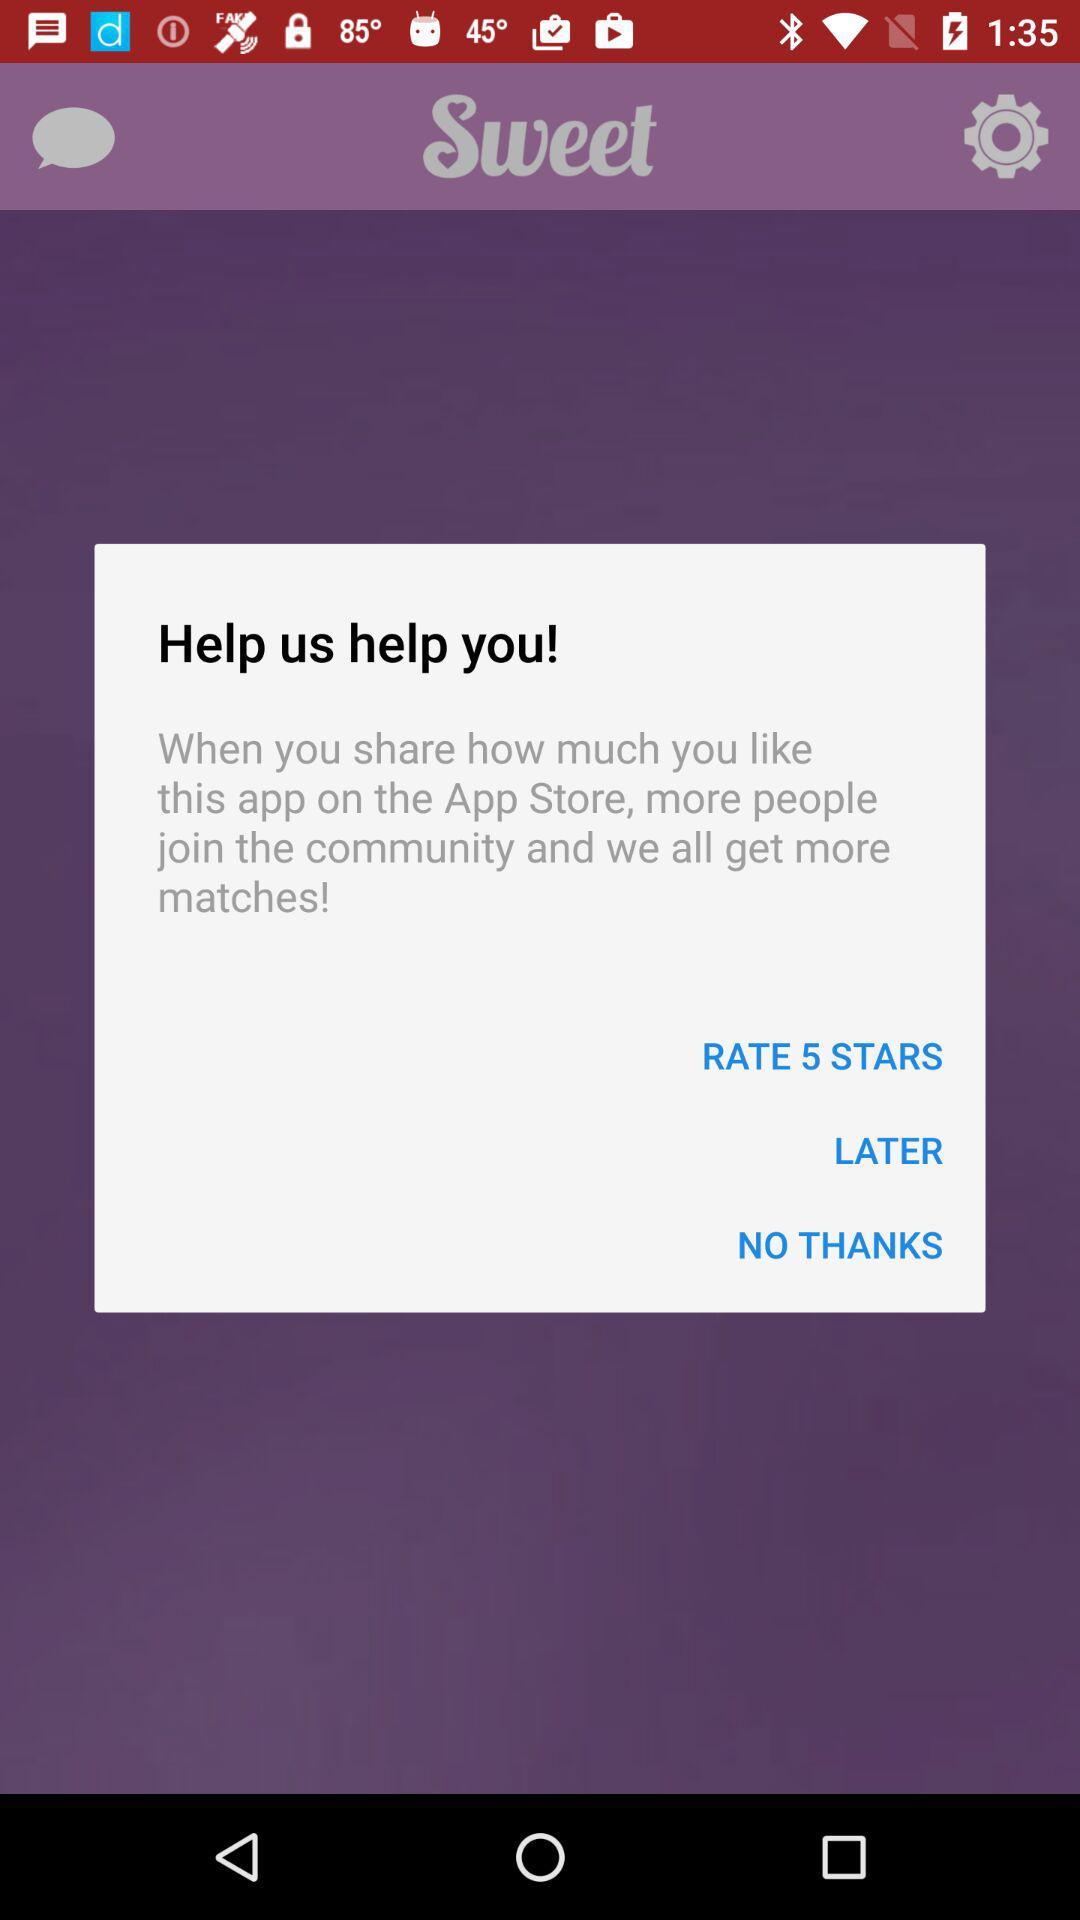 This screenshot has width=1080, height=1920. I want to click on the icon above no thanks item, so click(887, 1149).